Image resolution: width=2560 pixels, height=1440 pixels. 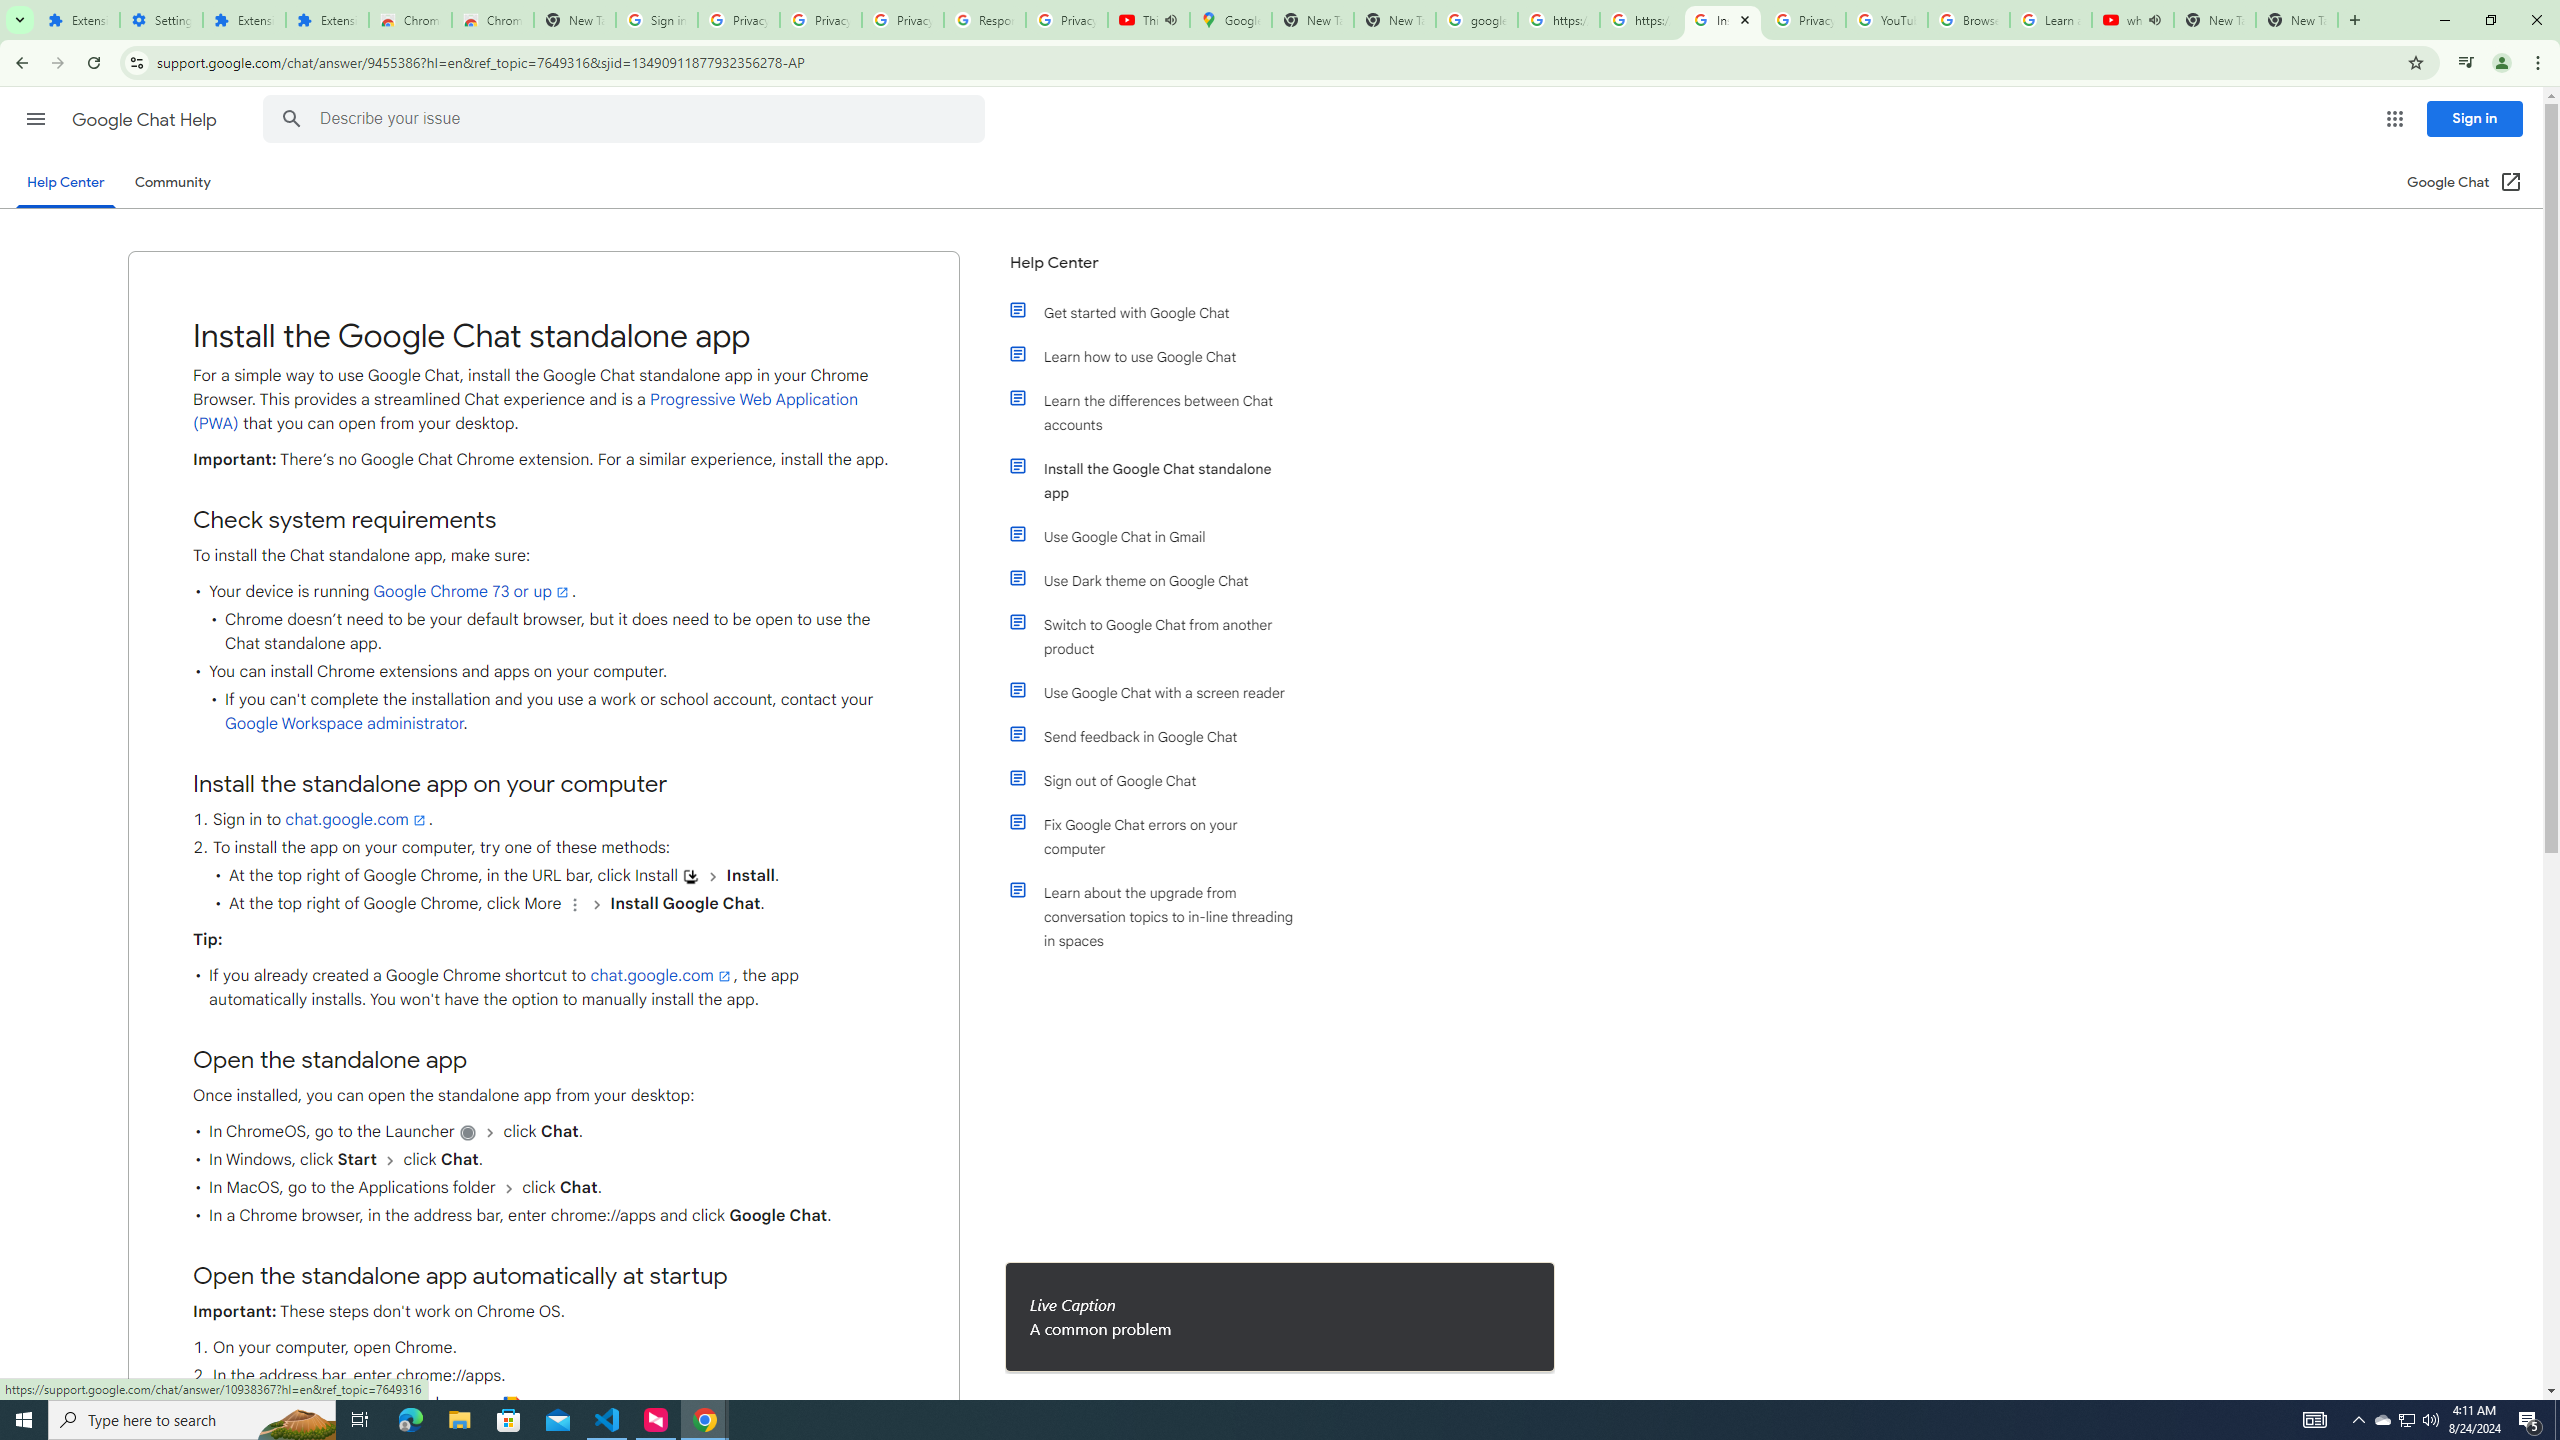 What do you see at coordinates (1162, 693) in the screenshot?
I see `'Use Google Chat with a screen reader'` at bounding box center [1162, 693].